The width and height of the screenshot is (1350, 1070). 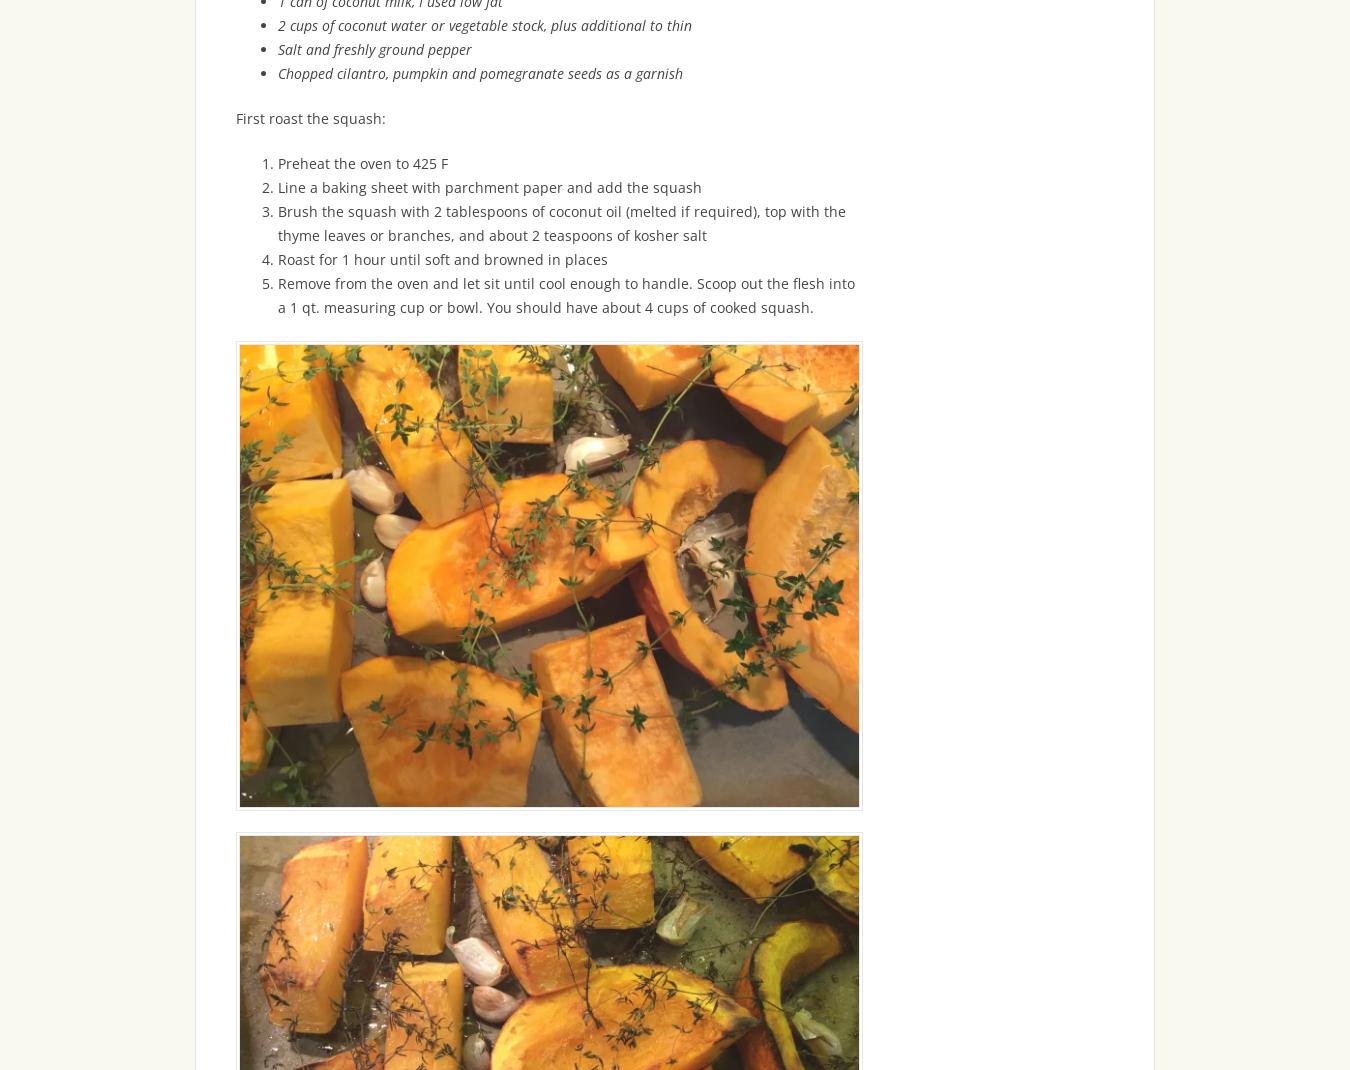 What do you see at coordinates (561, 221) in the screenshot?
I see `'the squash with 2 tablespoons of coconut oil (melted if required), top with the thyme leaves or branches, and about 2 teaspoons of kosher salt'` at bounding box center [561, 221].